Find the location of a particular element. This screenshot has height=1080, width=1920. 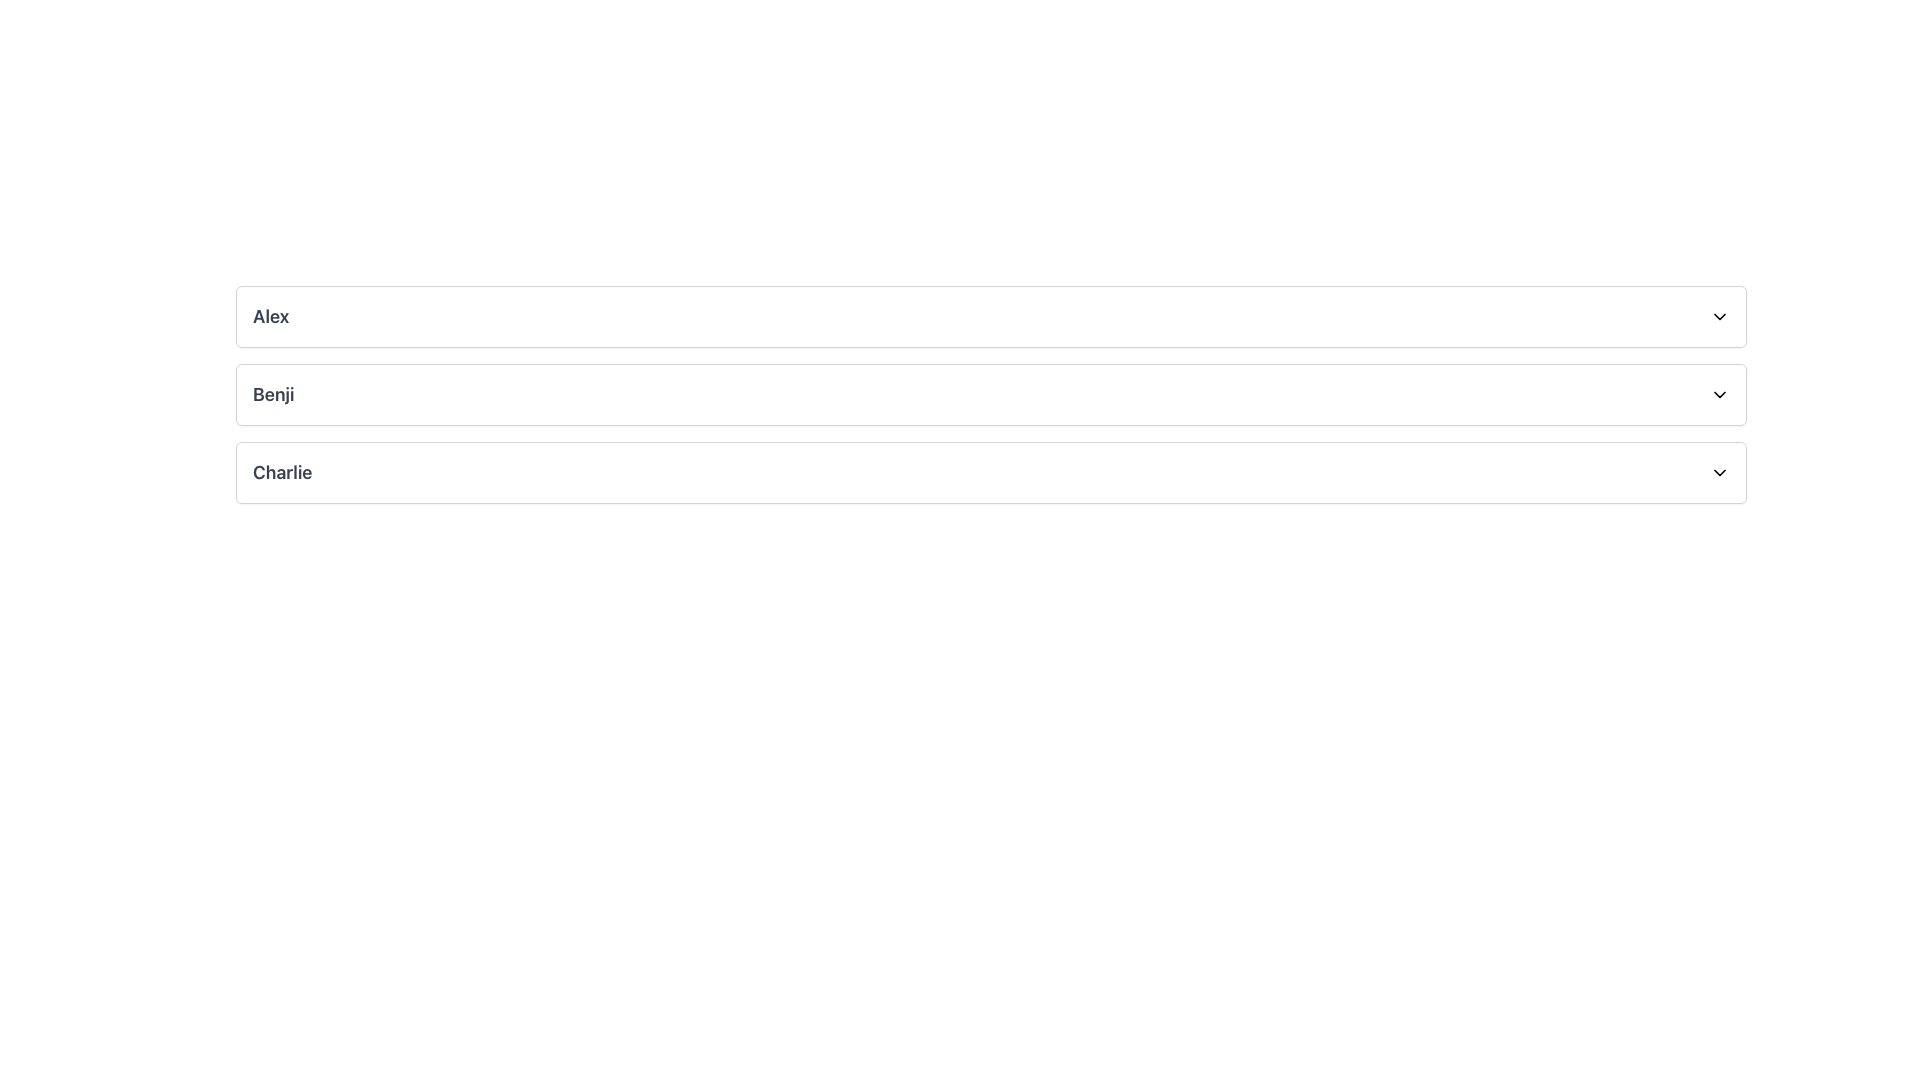

the Dropdown element labeled 'Alex' with a downward-pointing chevron, located at the top of a vertical list of items is located at coordinates (991, 315).